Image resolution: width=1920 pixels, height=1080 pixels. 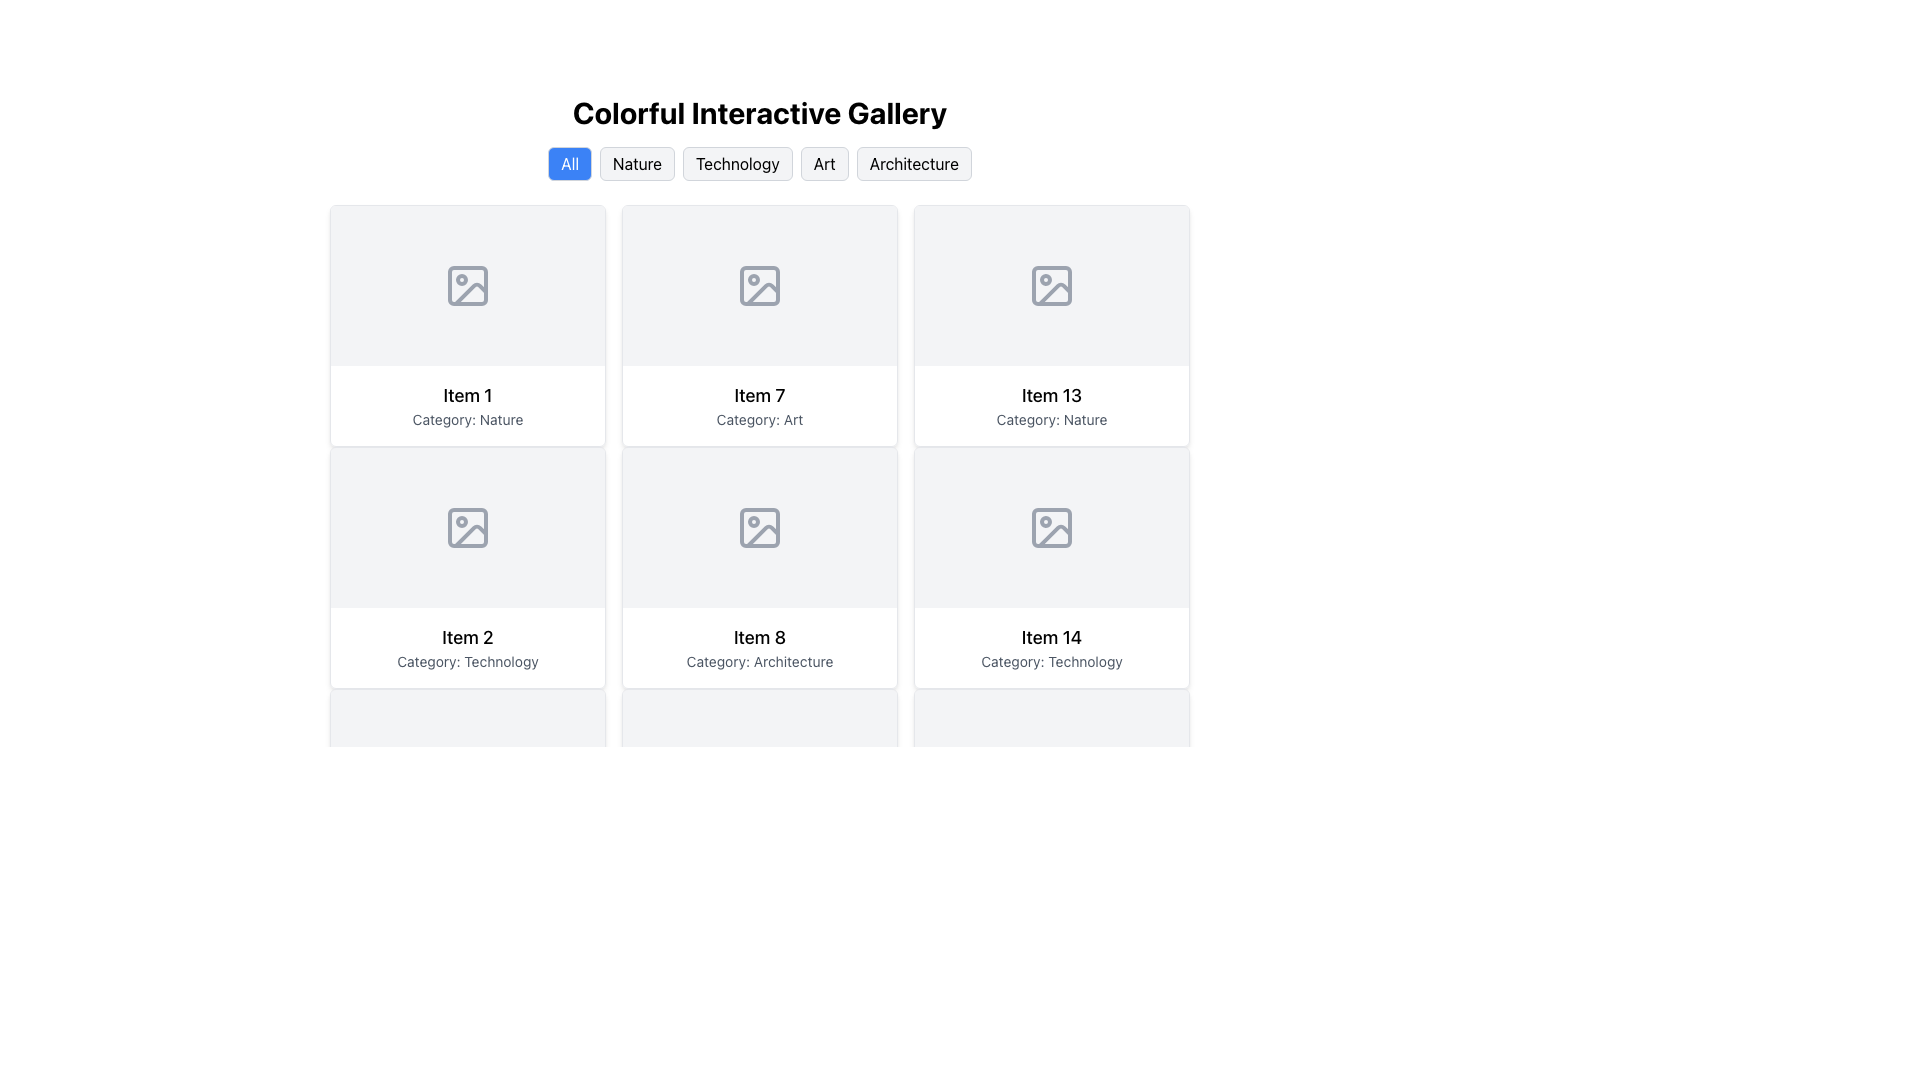 What do you see at coordinates (466, 405) in the screenshot?
I see `the grid item card displaying content related to 'Item 1' with the category descriptor 'Nature', located in the upper-left of the grid layout` at bounding box center [466, 405].